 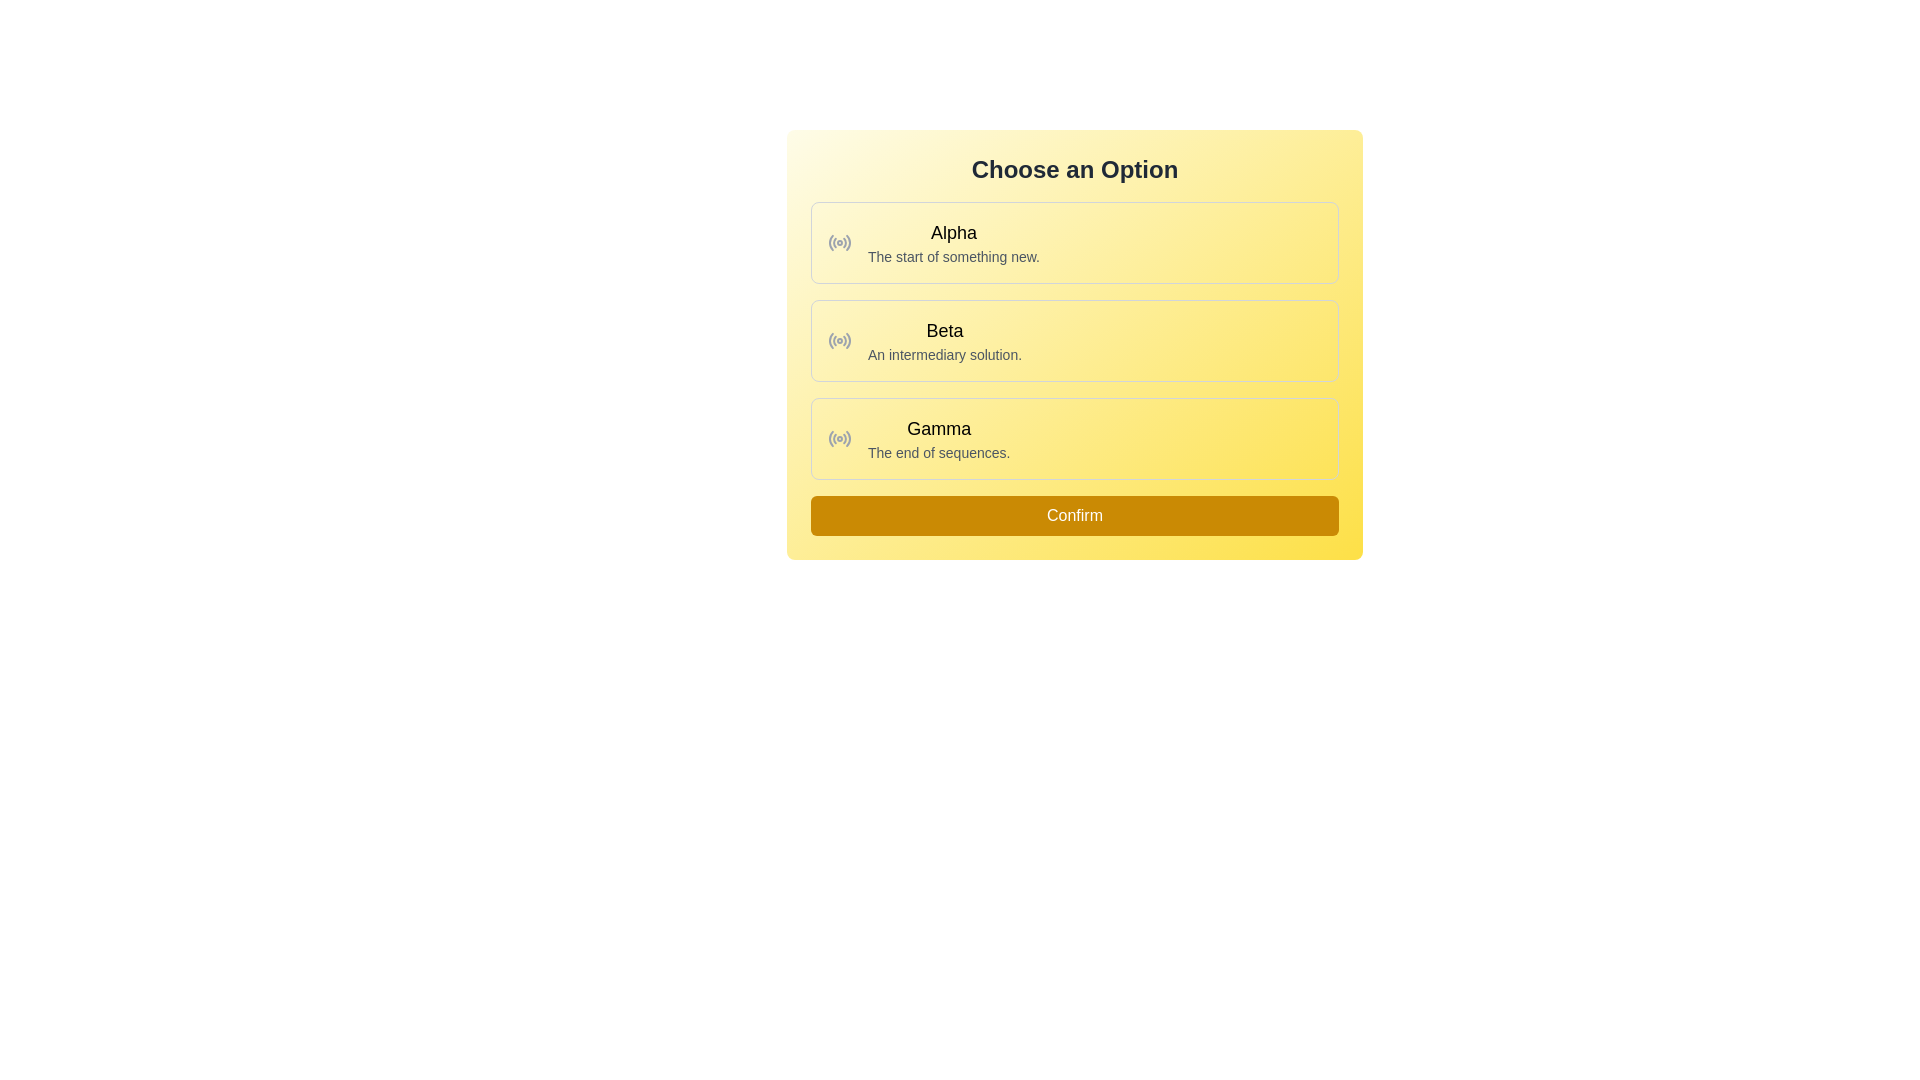 What do you see at coordinates (944, 339) in the screenshot?
I see `the 'Beta' option in the selectable menu located in the middle of the vertical stack between 'Alpha' and 'Gamma', within a light yellow styled card layout` at bounding box center [944, 339].